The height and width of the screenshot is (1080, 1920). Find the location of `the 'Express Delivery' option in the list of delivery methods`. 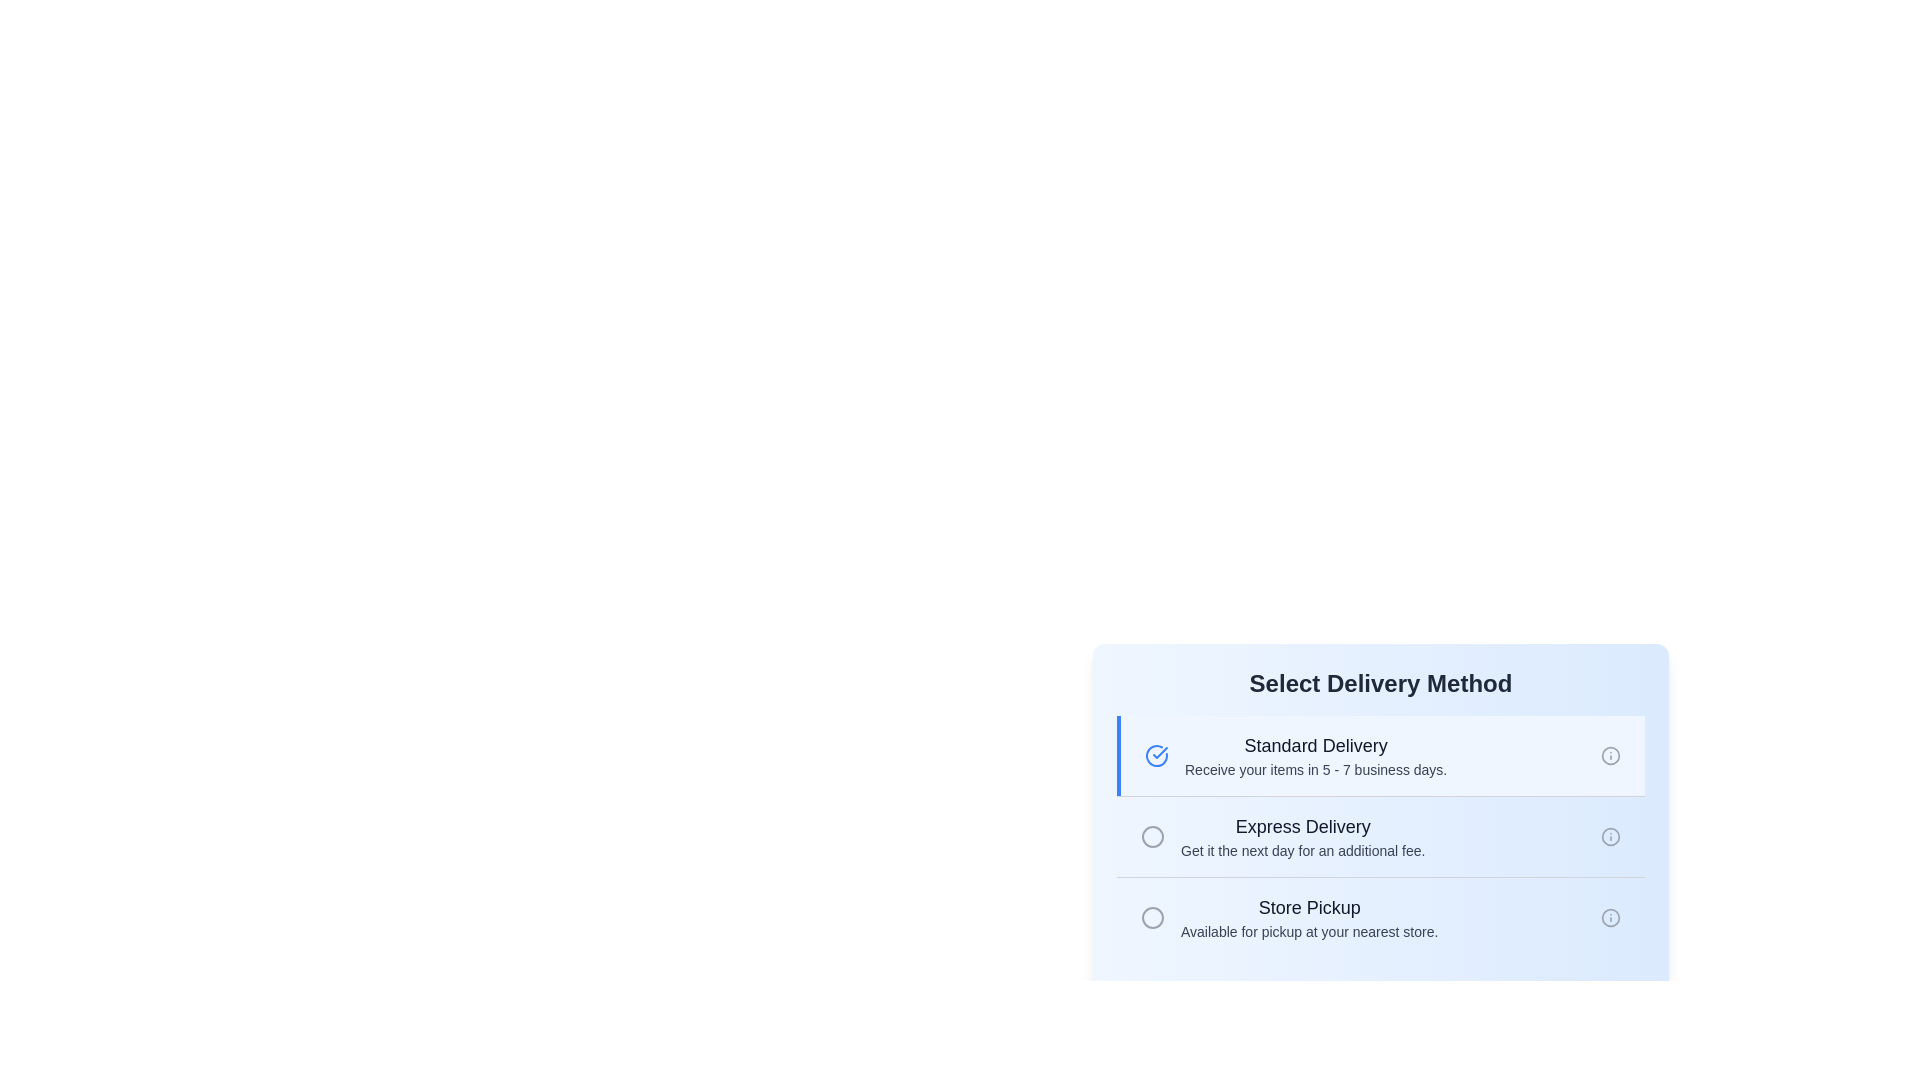

the 'Express Delivery' option in the list of delivery methods is located at coordinates (1283, 837).